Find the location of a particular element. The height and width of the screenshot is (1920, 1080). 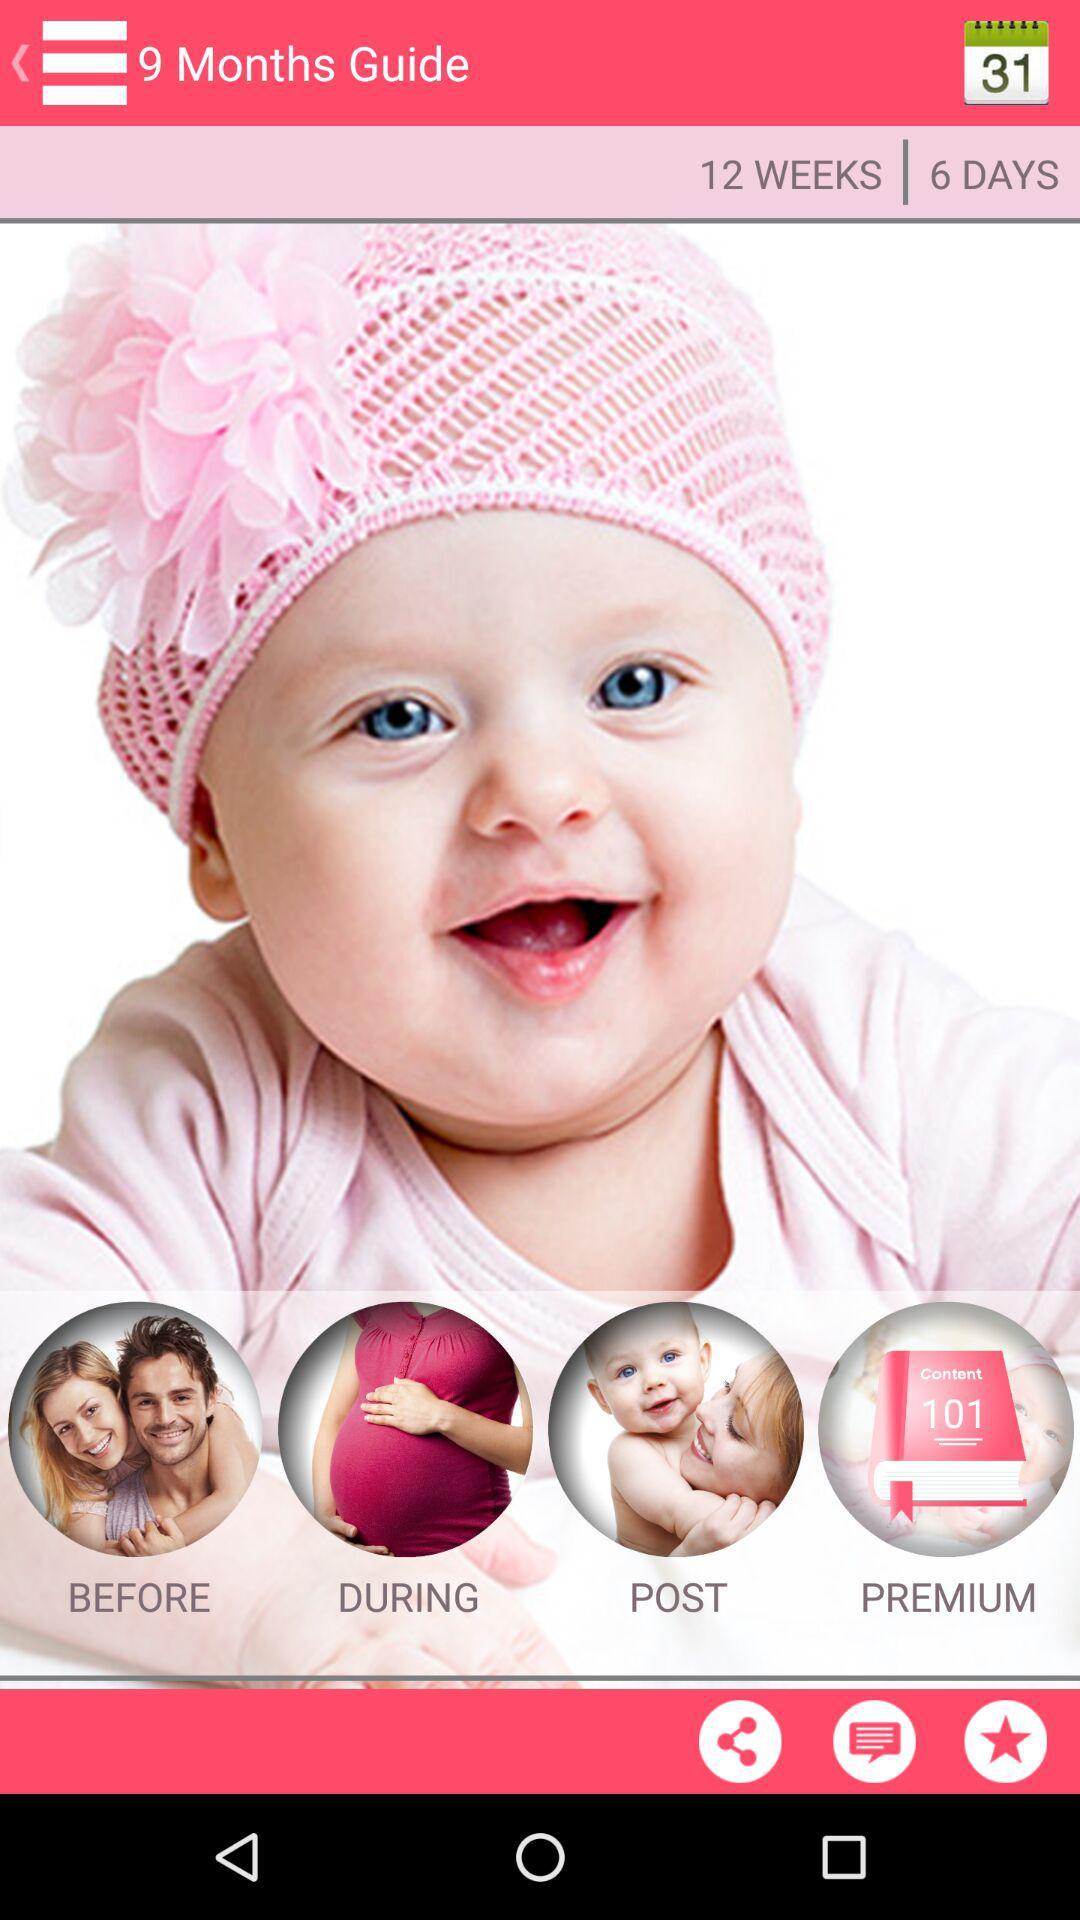

post to a social media group is located at coordinates (675, 1429).